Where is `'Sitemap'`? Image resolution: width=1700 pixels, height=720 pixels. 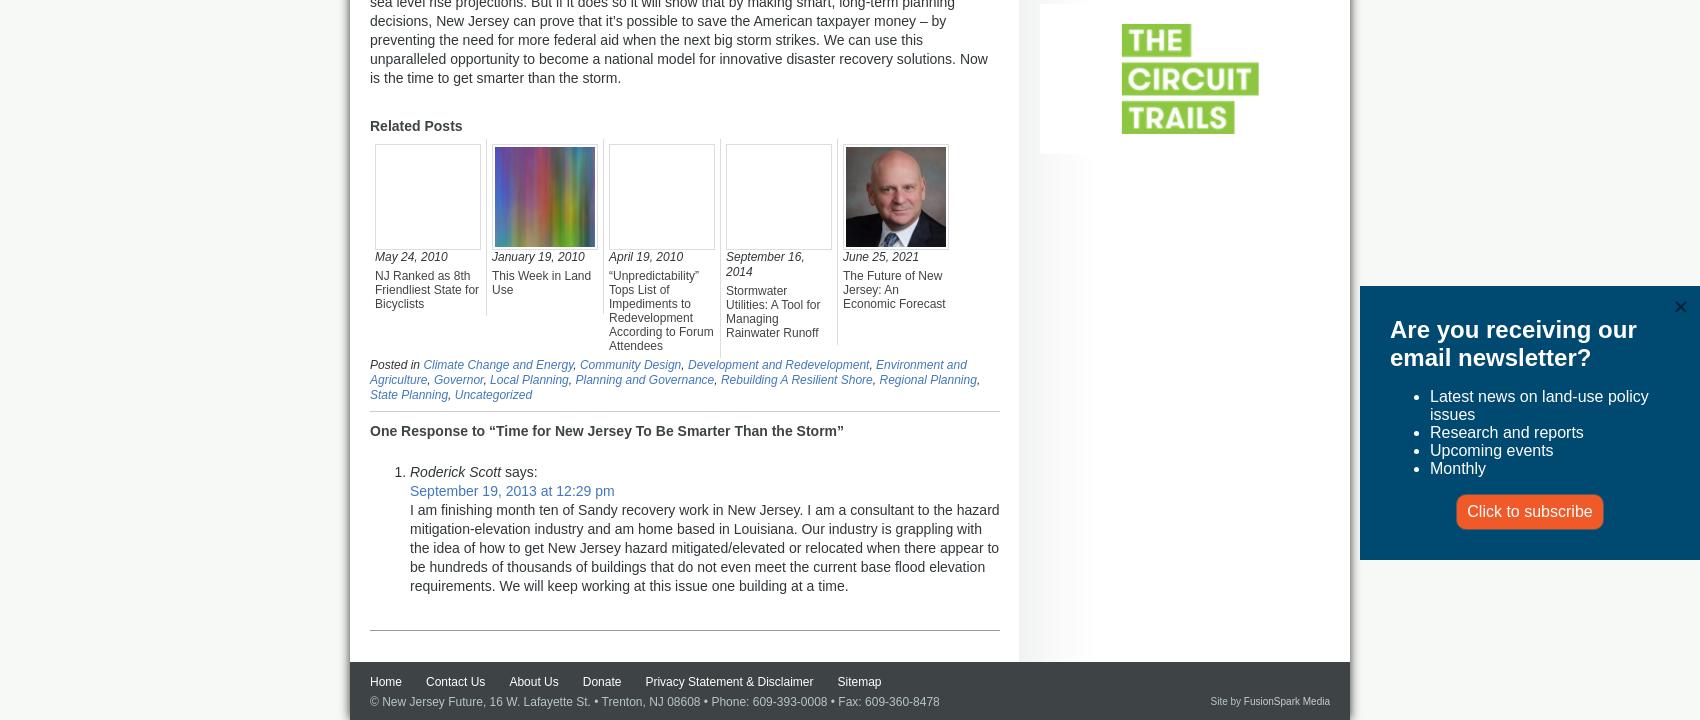
'Sitemap' is located at coordinates (836, 680).